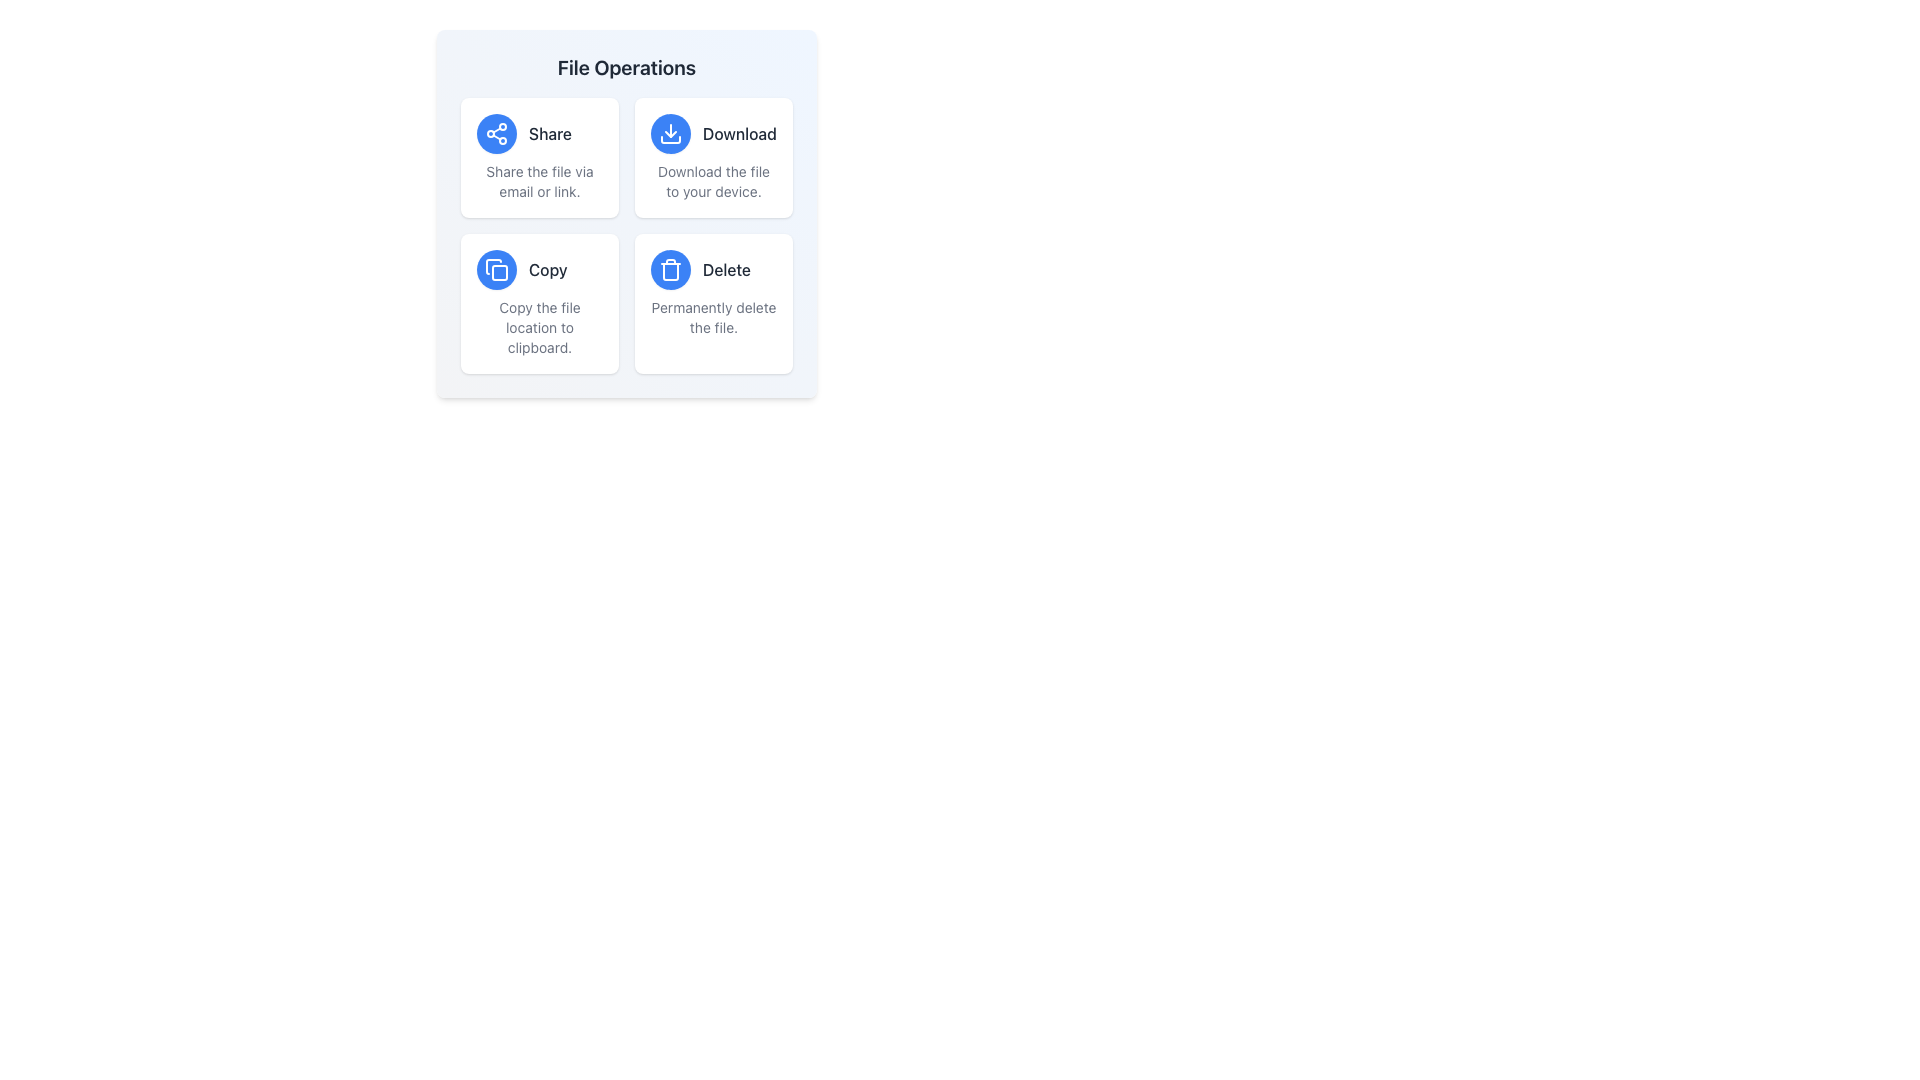 This screenshot has height=1080, width=1920. Describe the element at coordinates (497, 270) in the screenshot. I see `the 'Copy' button located in the lower-left section of the button grid to copy the file's location to the clipboard` at that location.